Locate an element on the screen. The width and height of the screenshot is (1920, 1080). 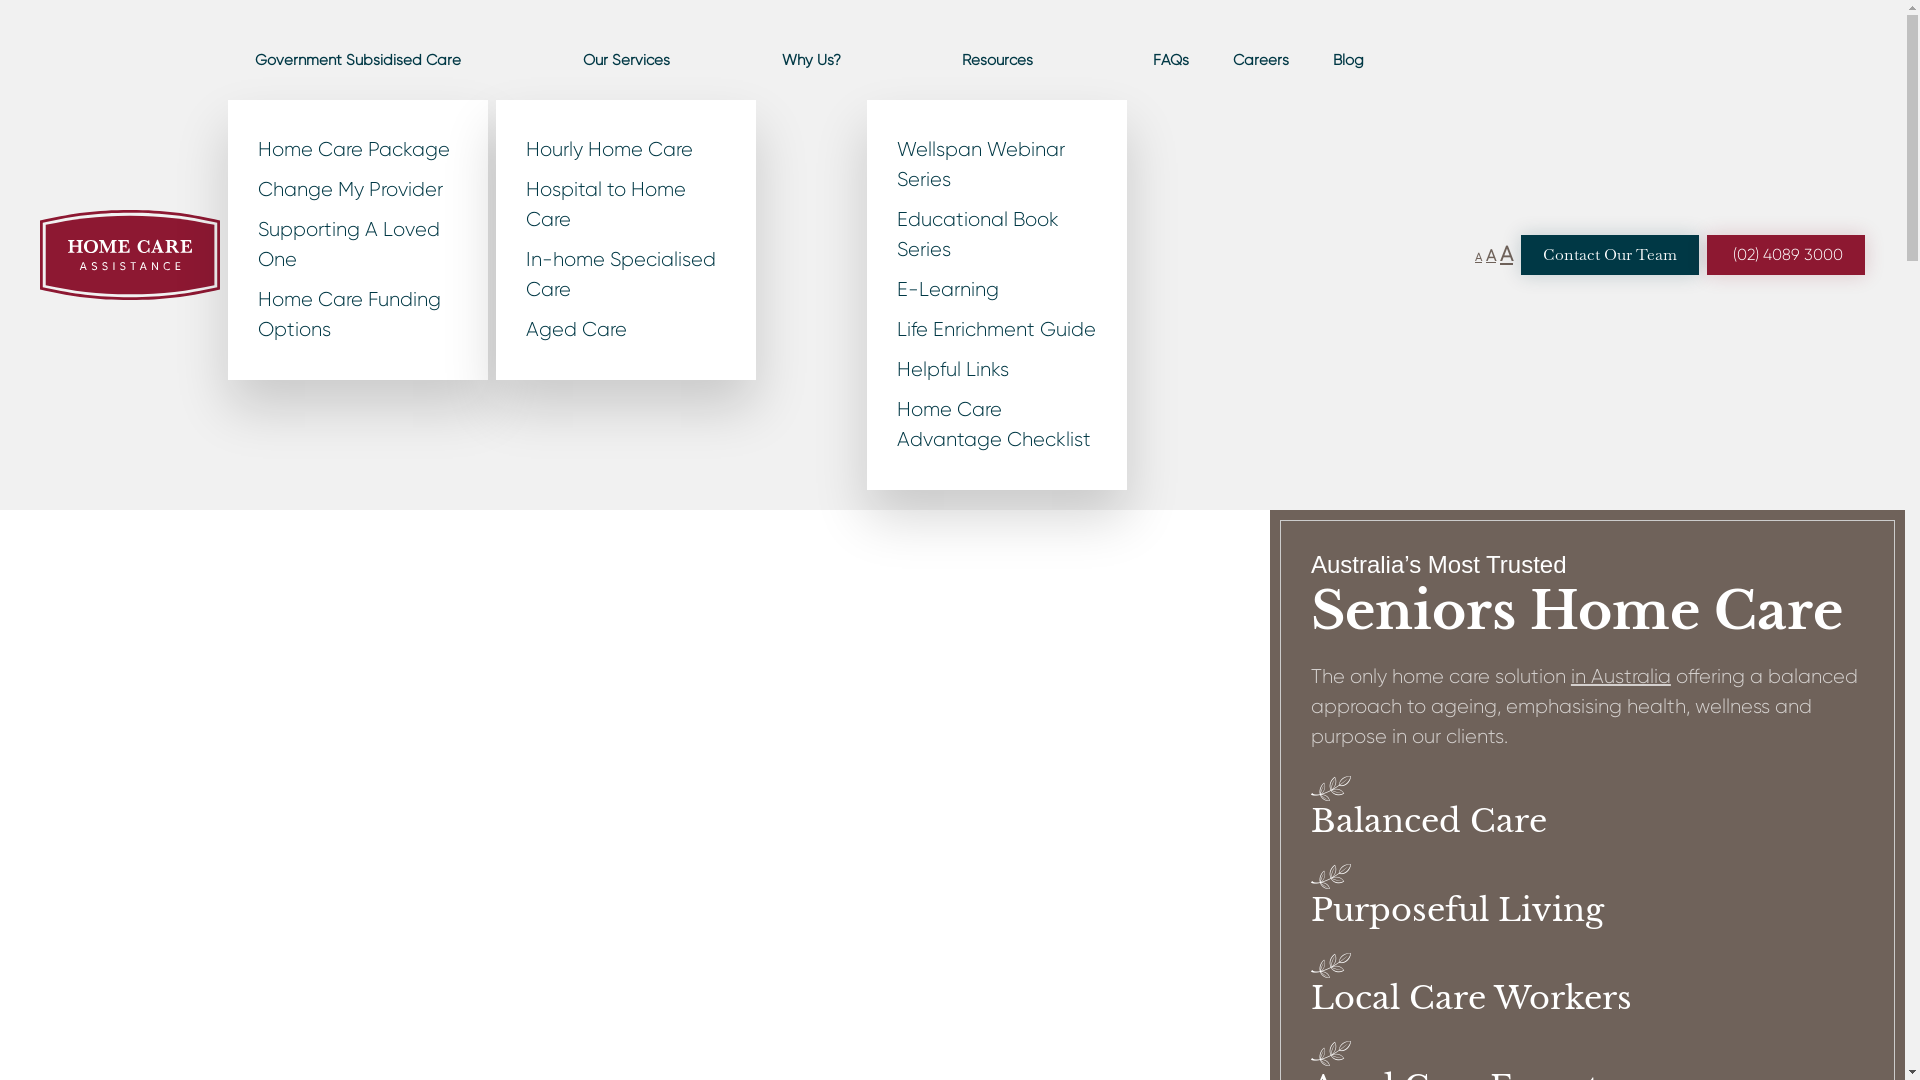
'Educational Book Series' is located at coordinates (997, 234).